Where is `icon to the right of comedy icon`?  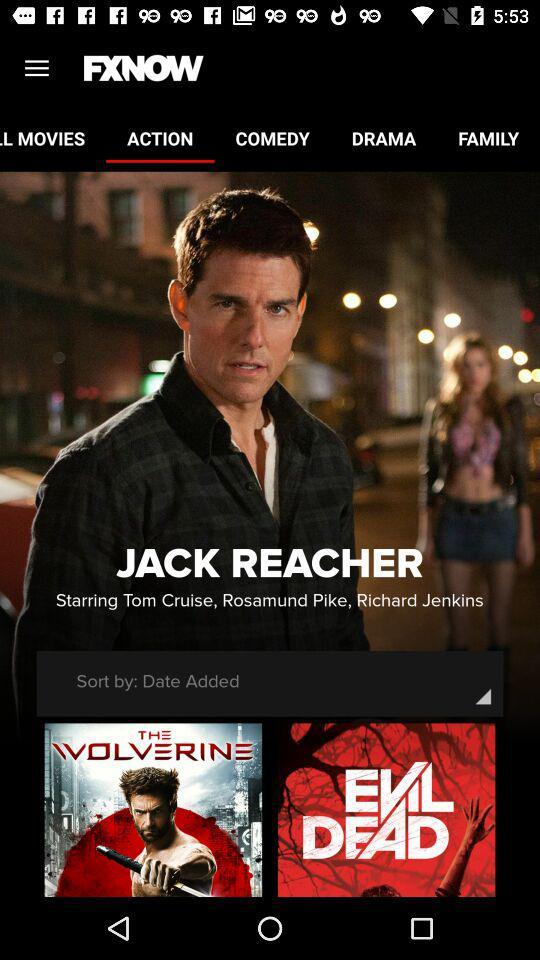 icon to the right of comedy icon is located at coordinates (383, 137).